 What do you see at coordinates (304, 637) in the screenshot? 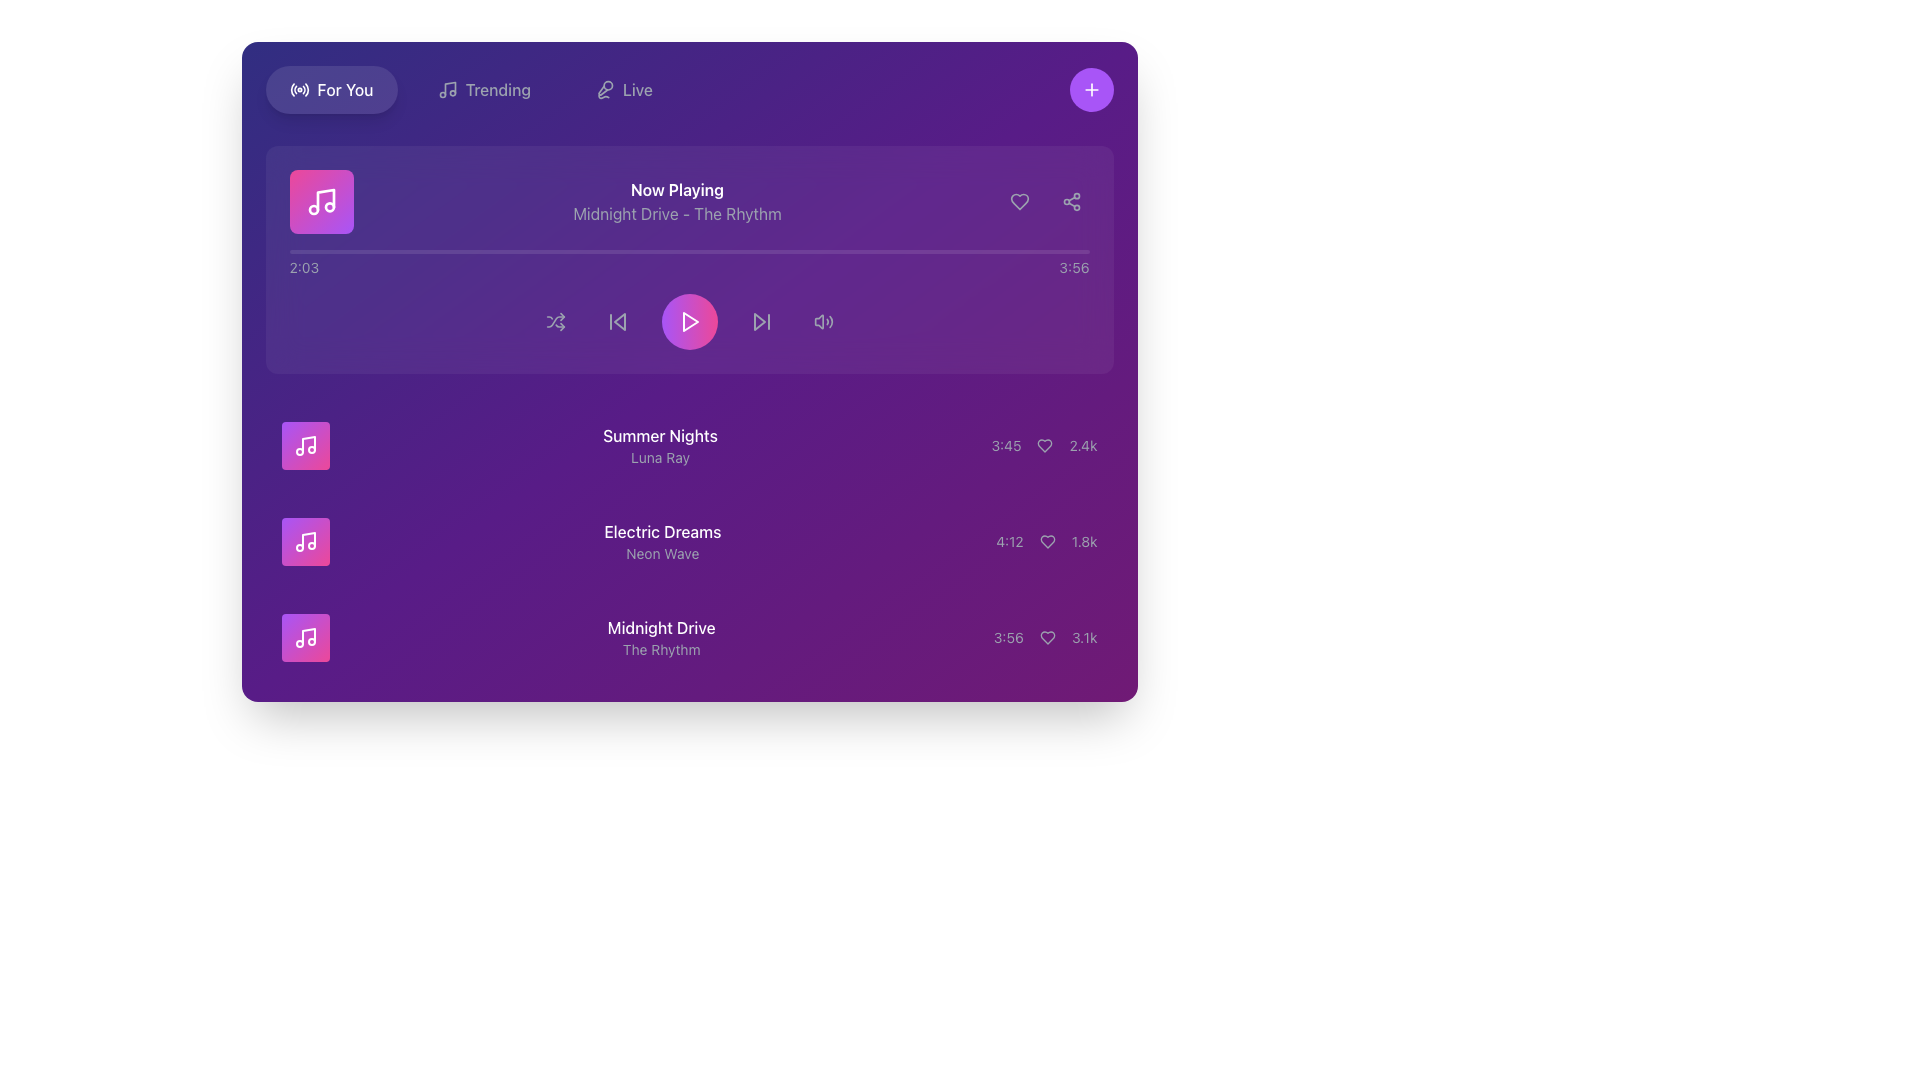
I see `the icon representing the specific song in the vertical list of music-related icons` at bounding box center [304, 637].